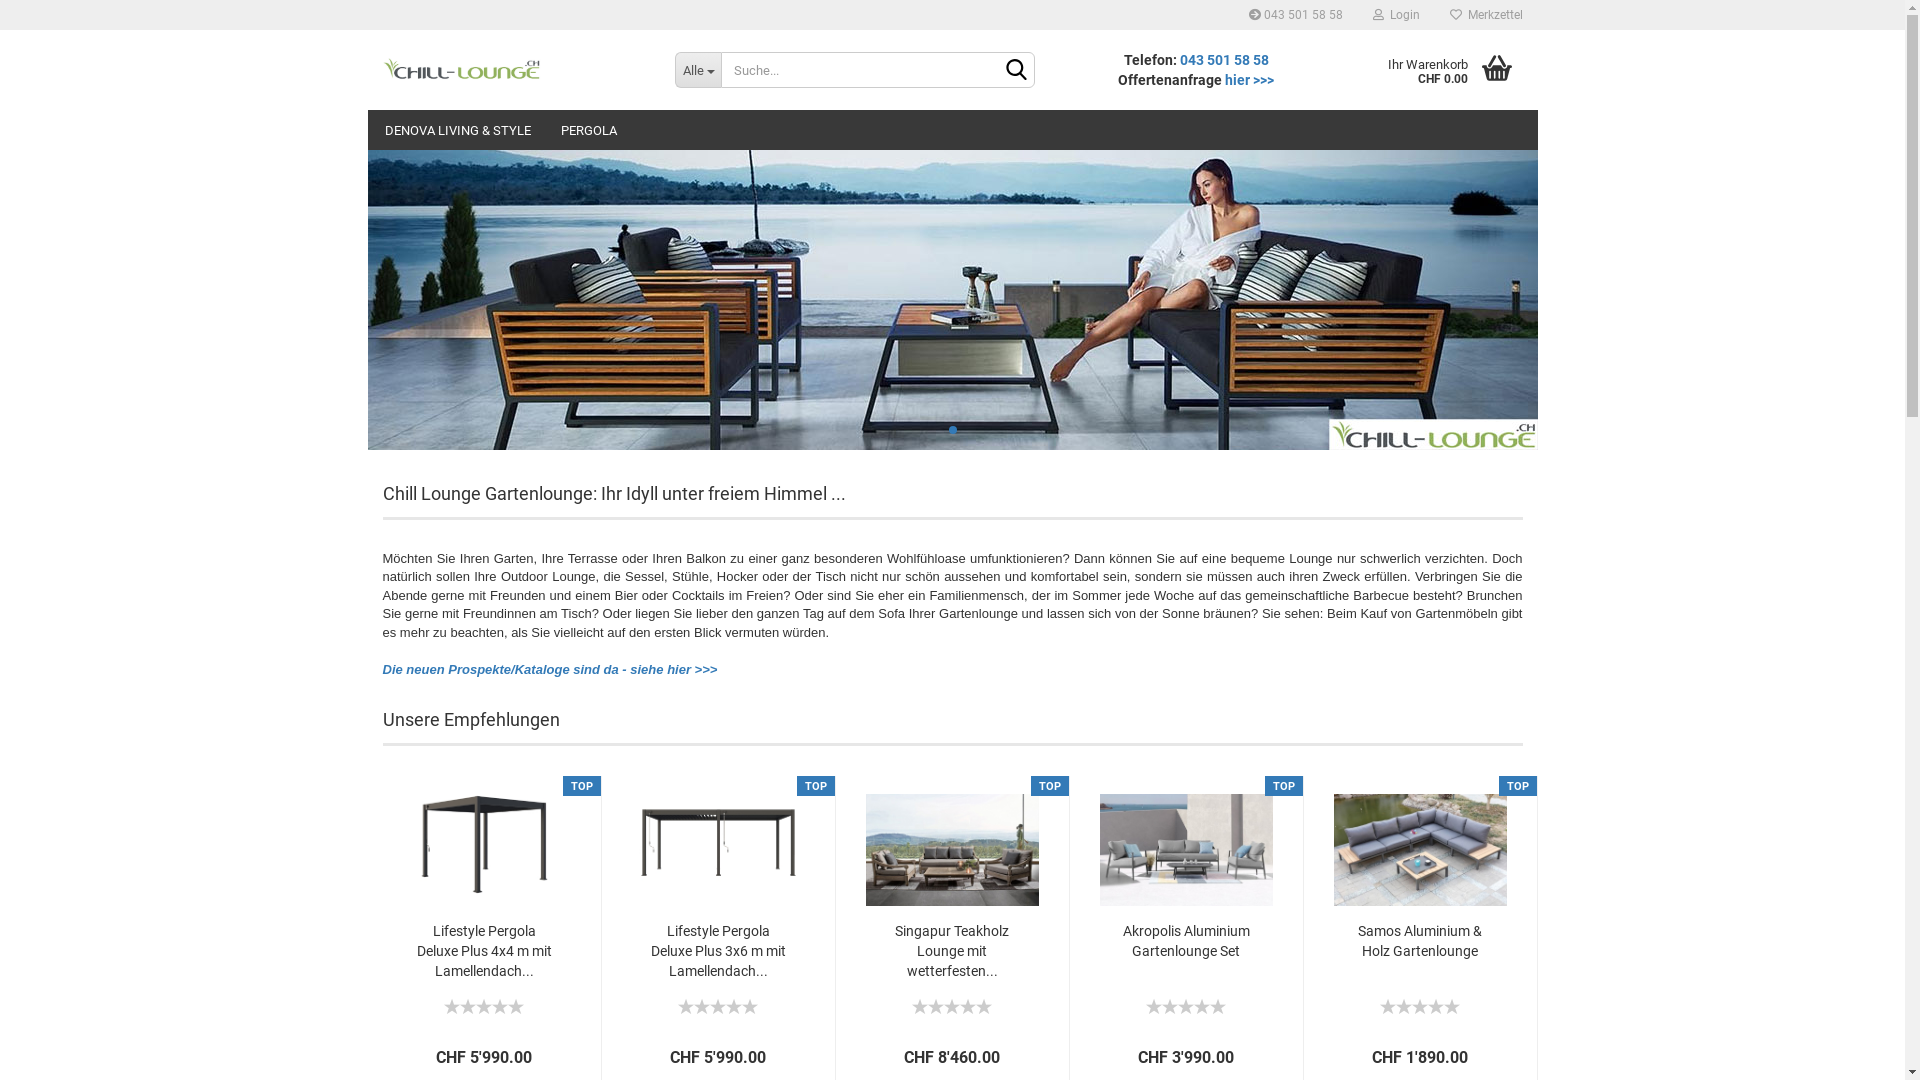  What do you see at coordinates (675, 68) in the screenshot?
I see `'Alle'` at bounding box center [675, 68].